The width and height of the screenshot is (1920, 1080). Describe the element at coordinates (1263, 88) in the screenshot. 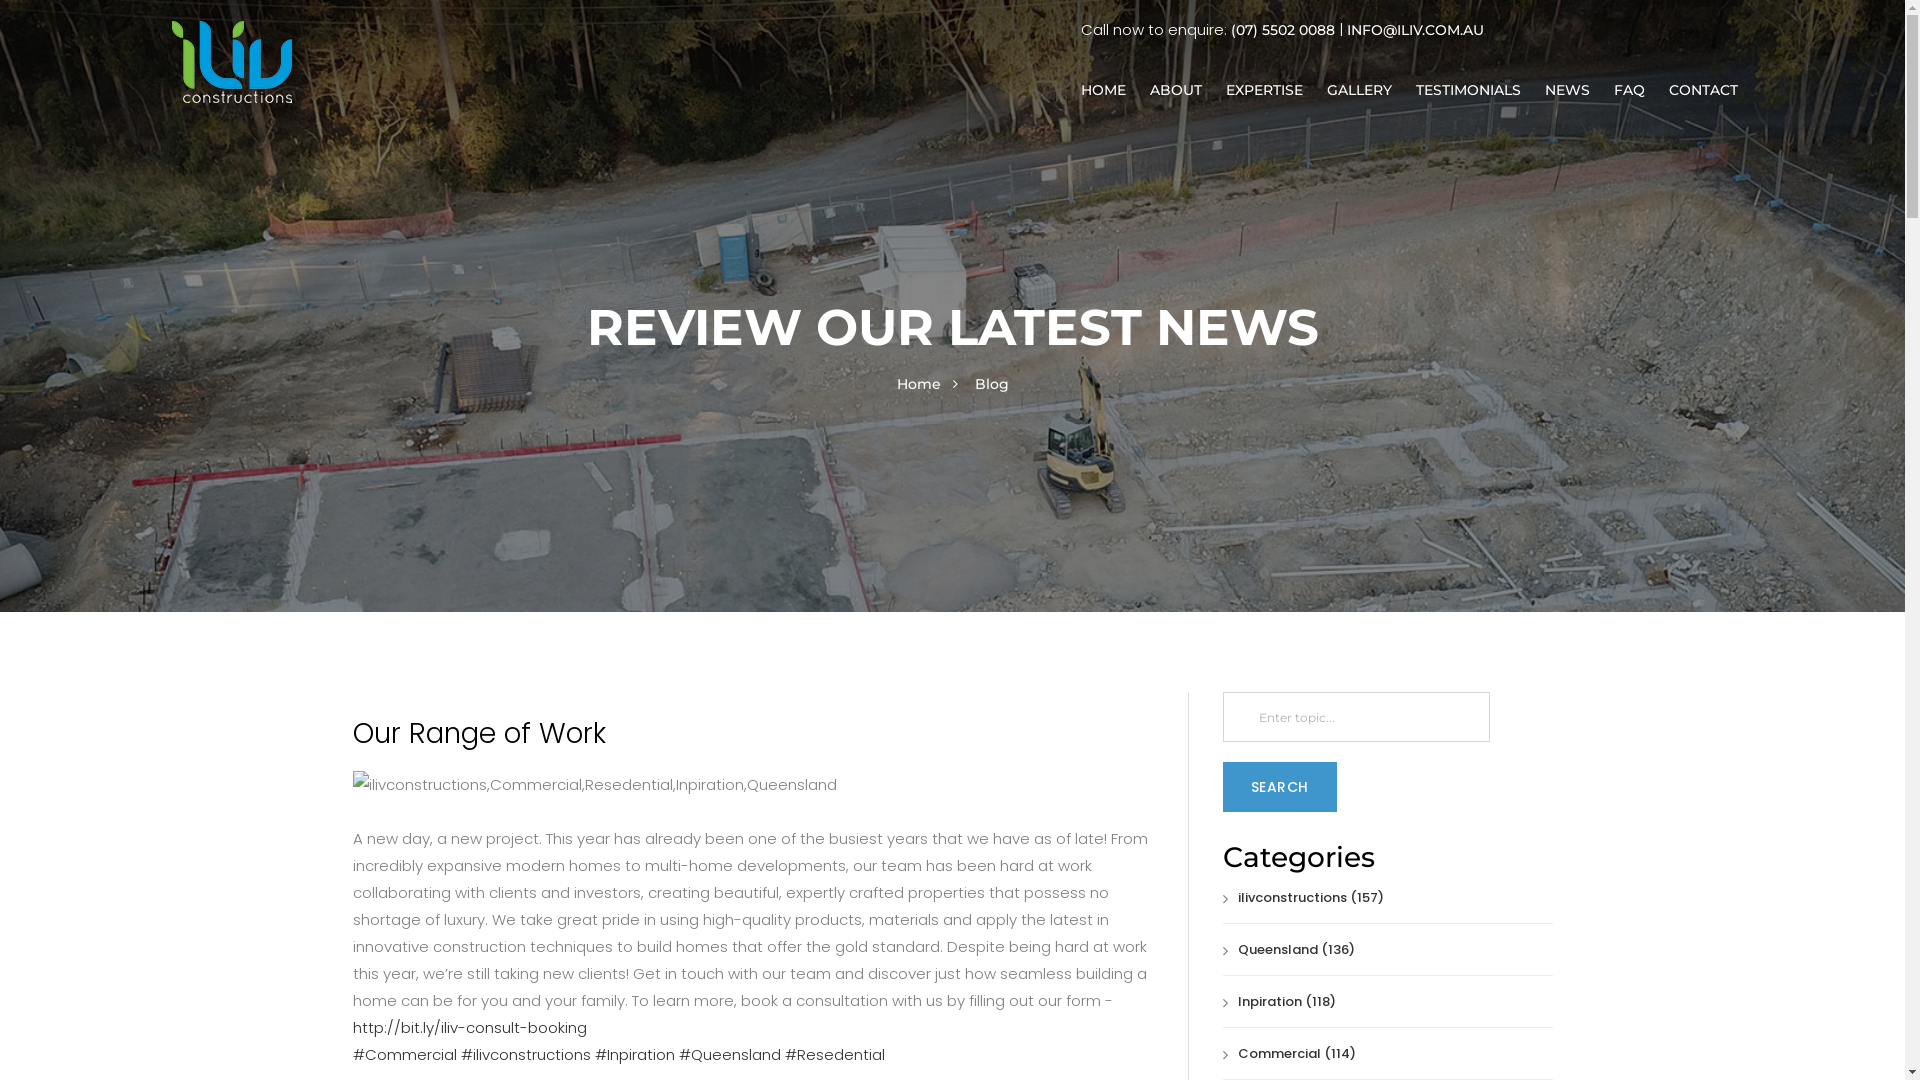

I see `'EXPERTISE'` at that location.